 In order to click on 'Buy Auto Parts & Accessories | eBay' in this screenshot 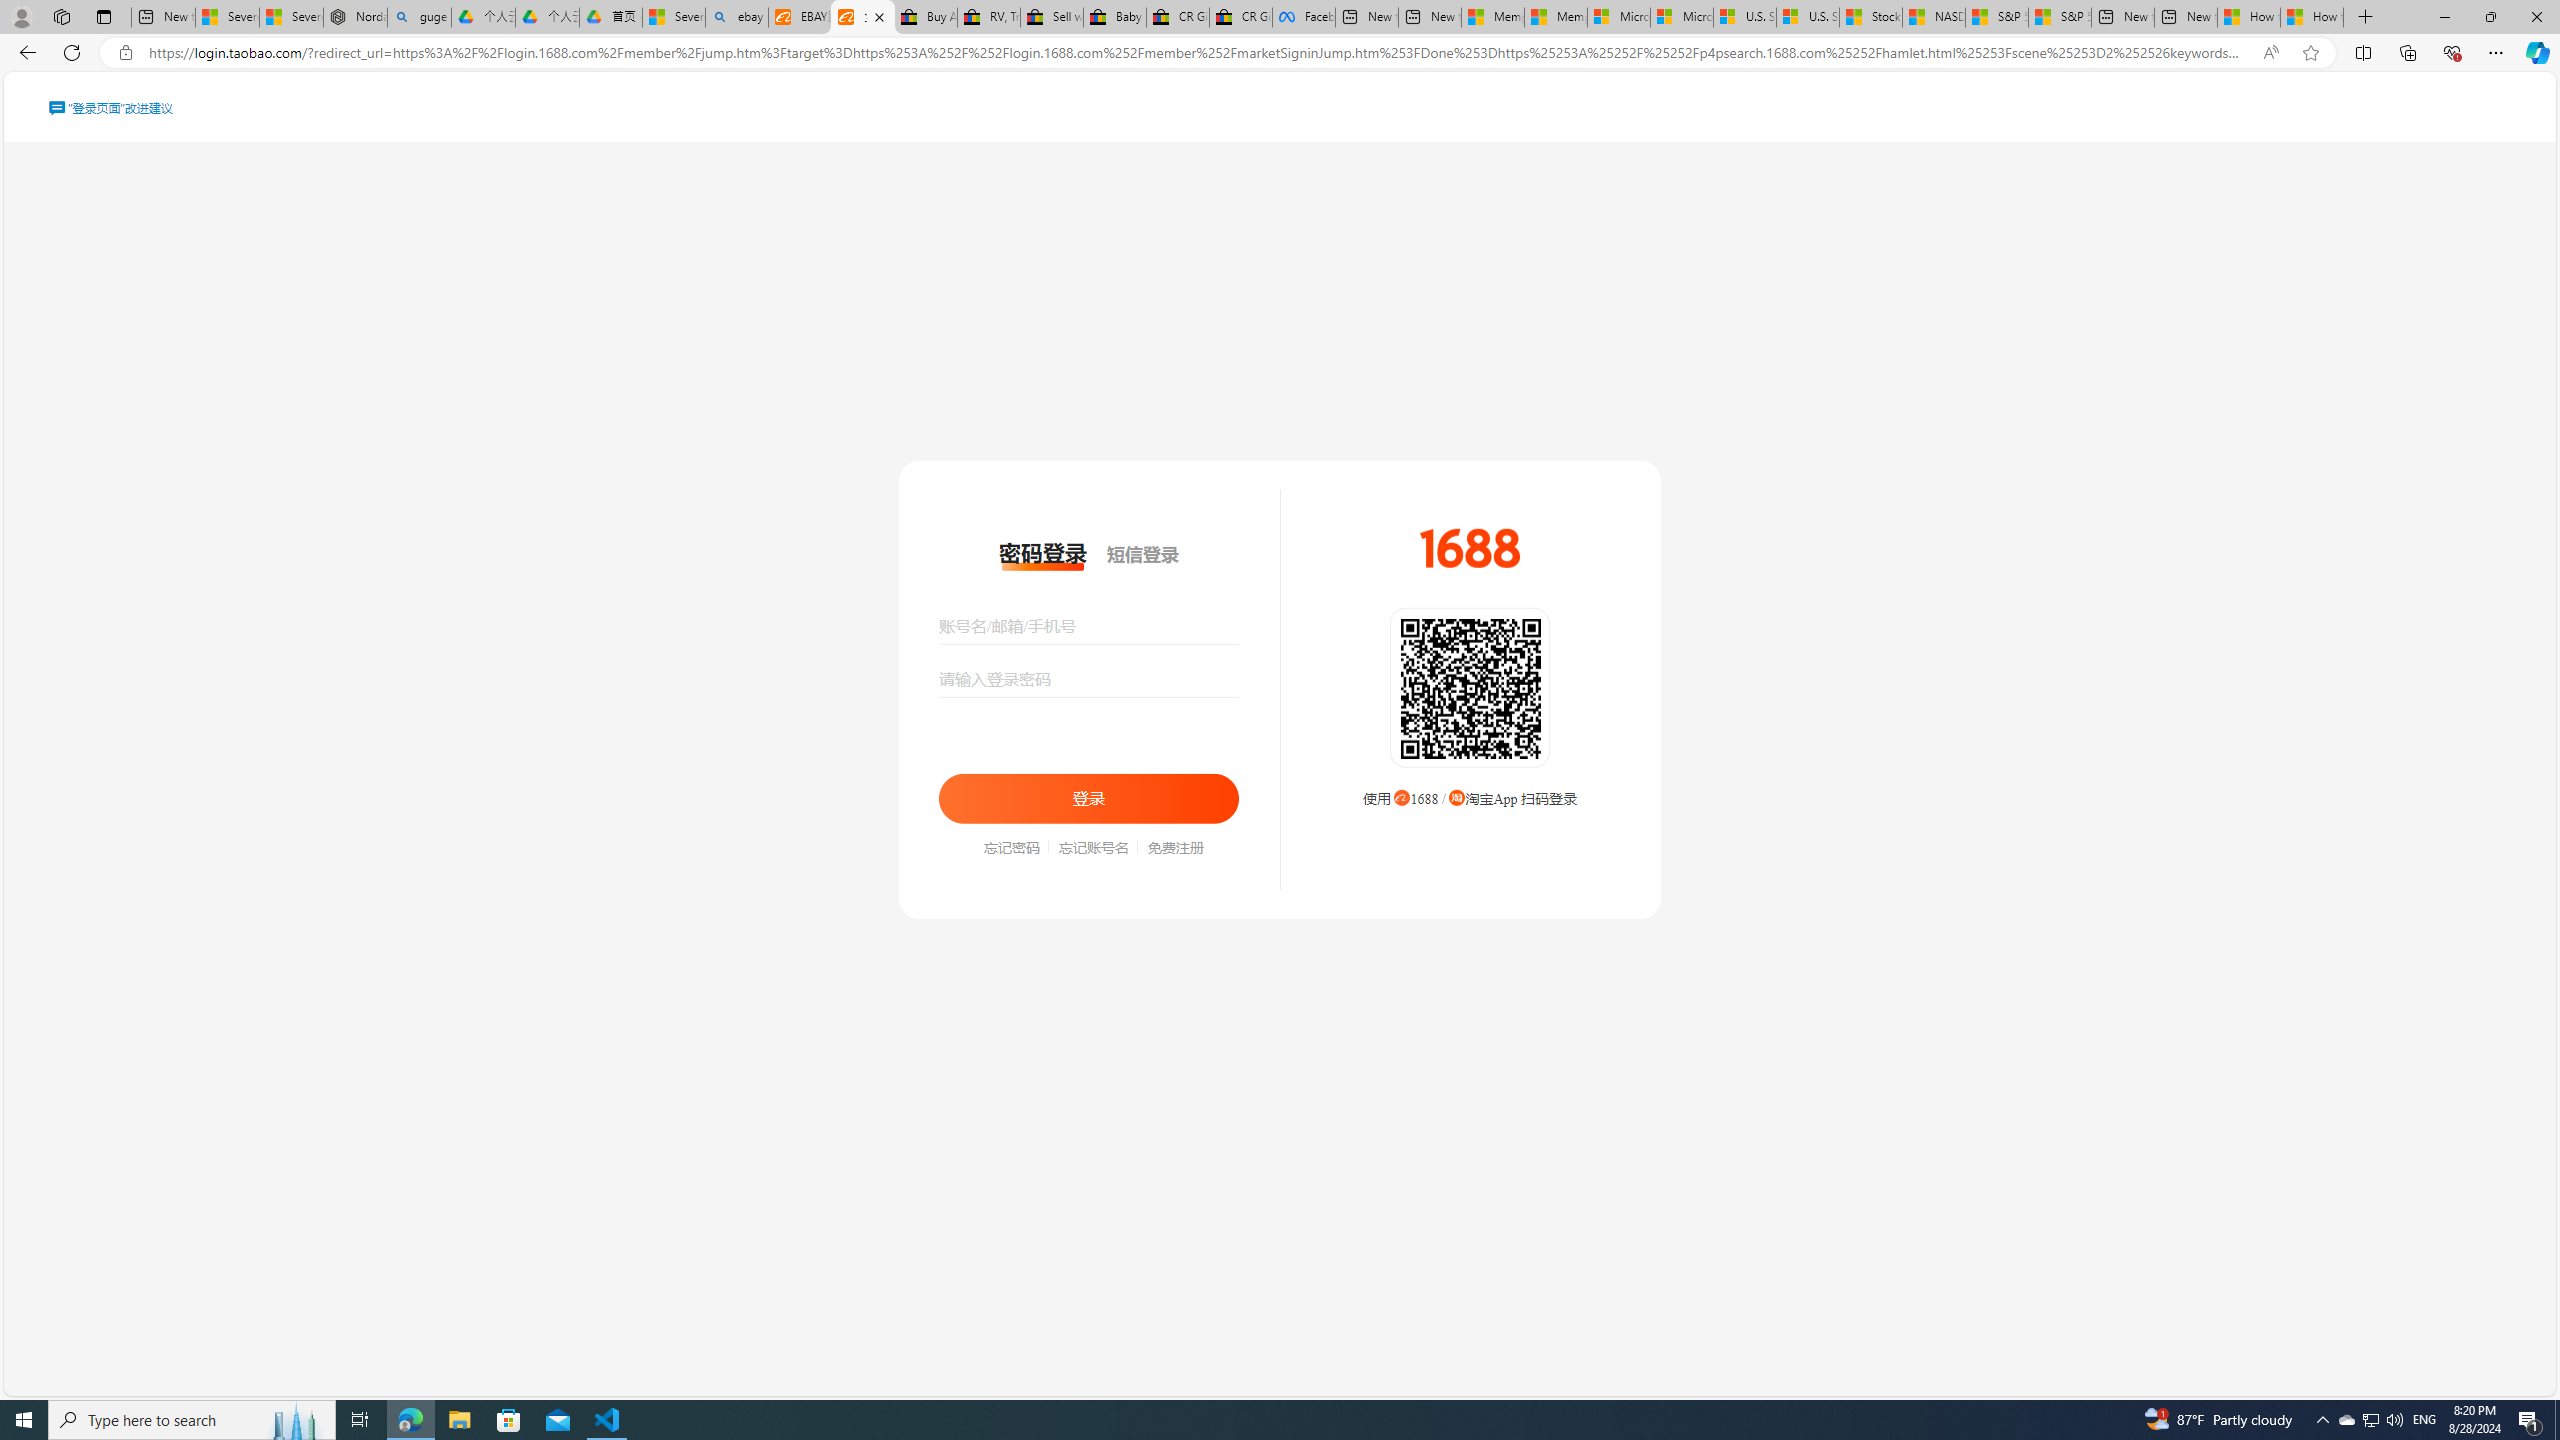, I will do `click(925, 16)`.